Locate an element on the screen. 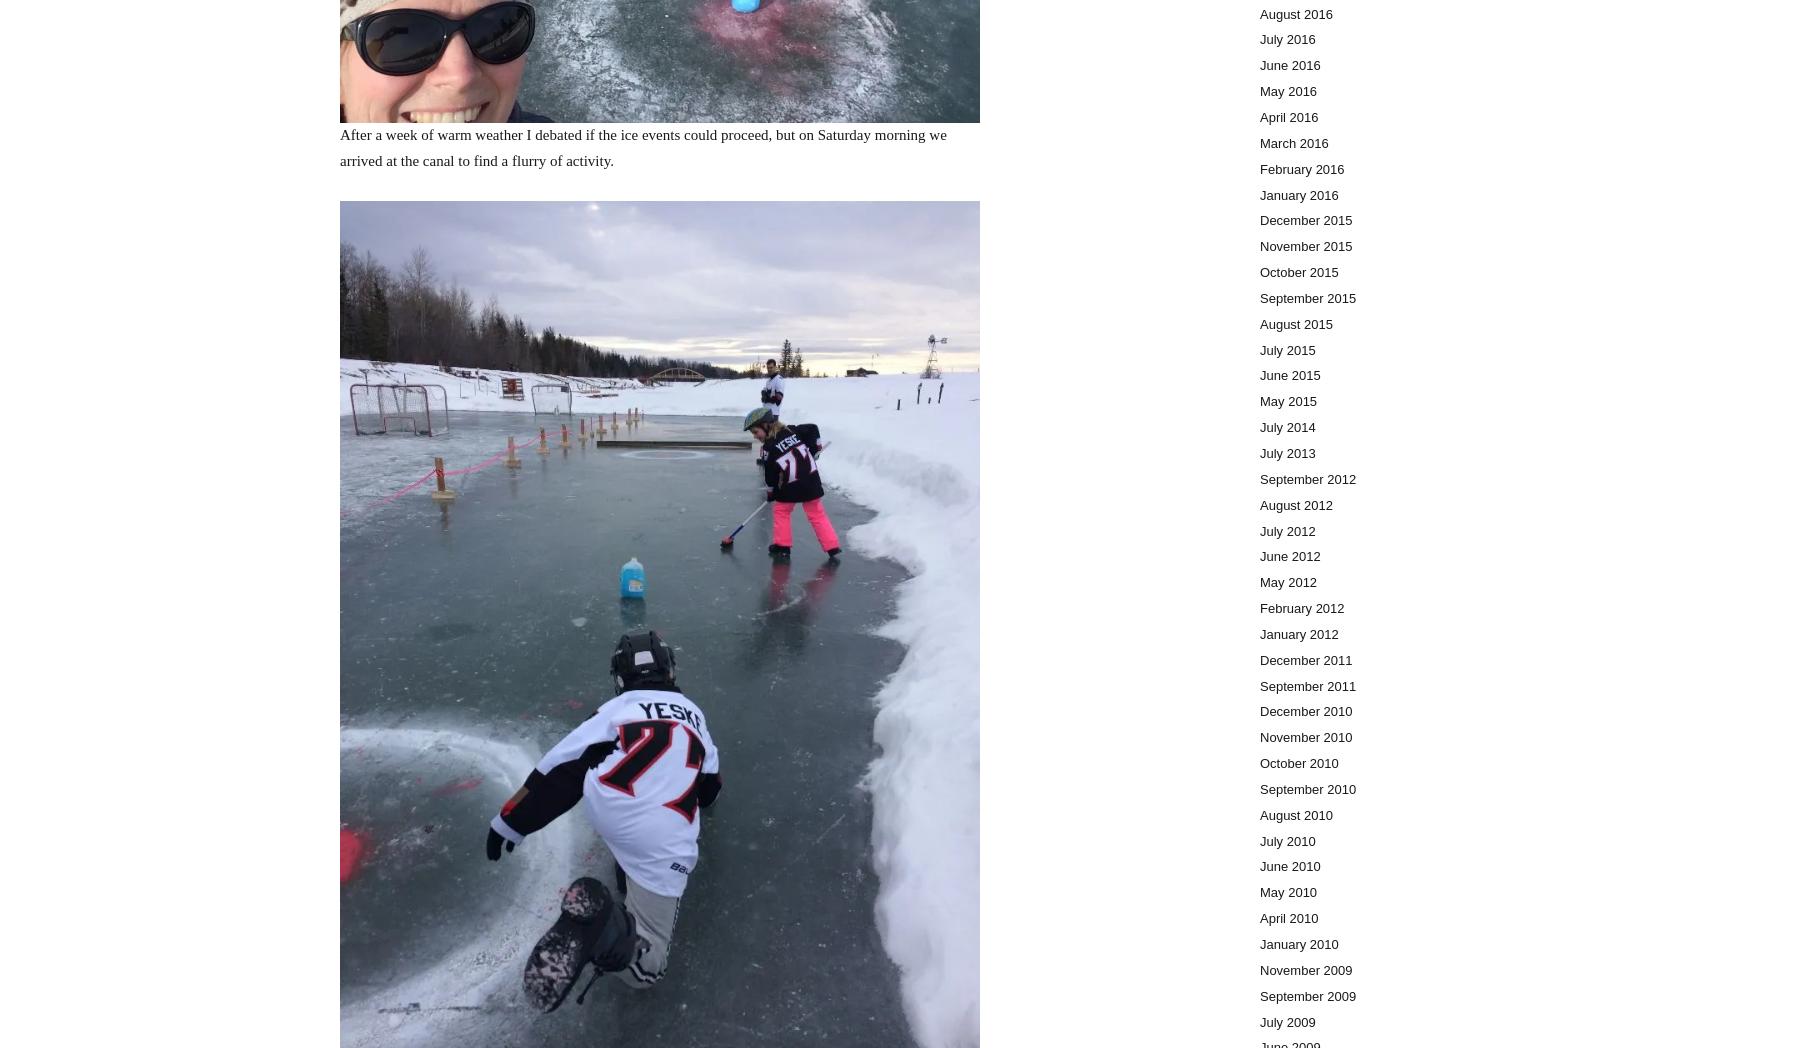 The image size is (1800, 1048). 'May 2010' is located at coordinates (1288, 891).